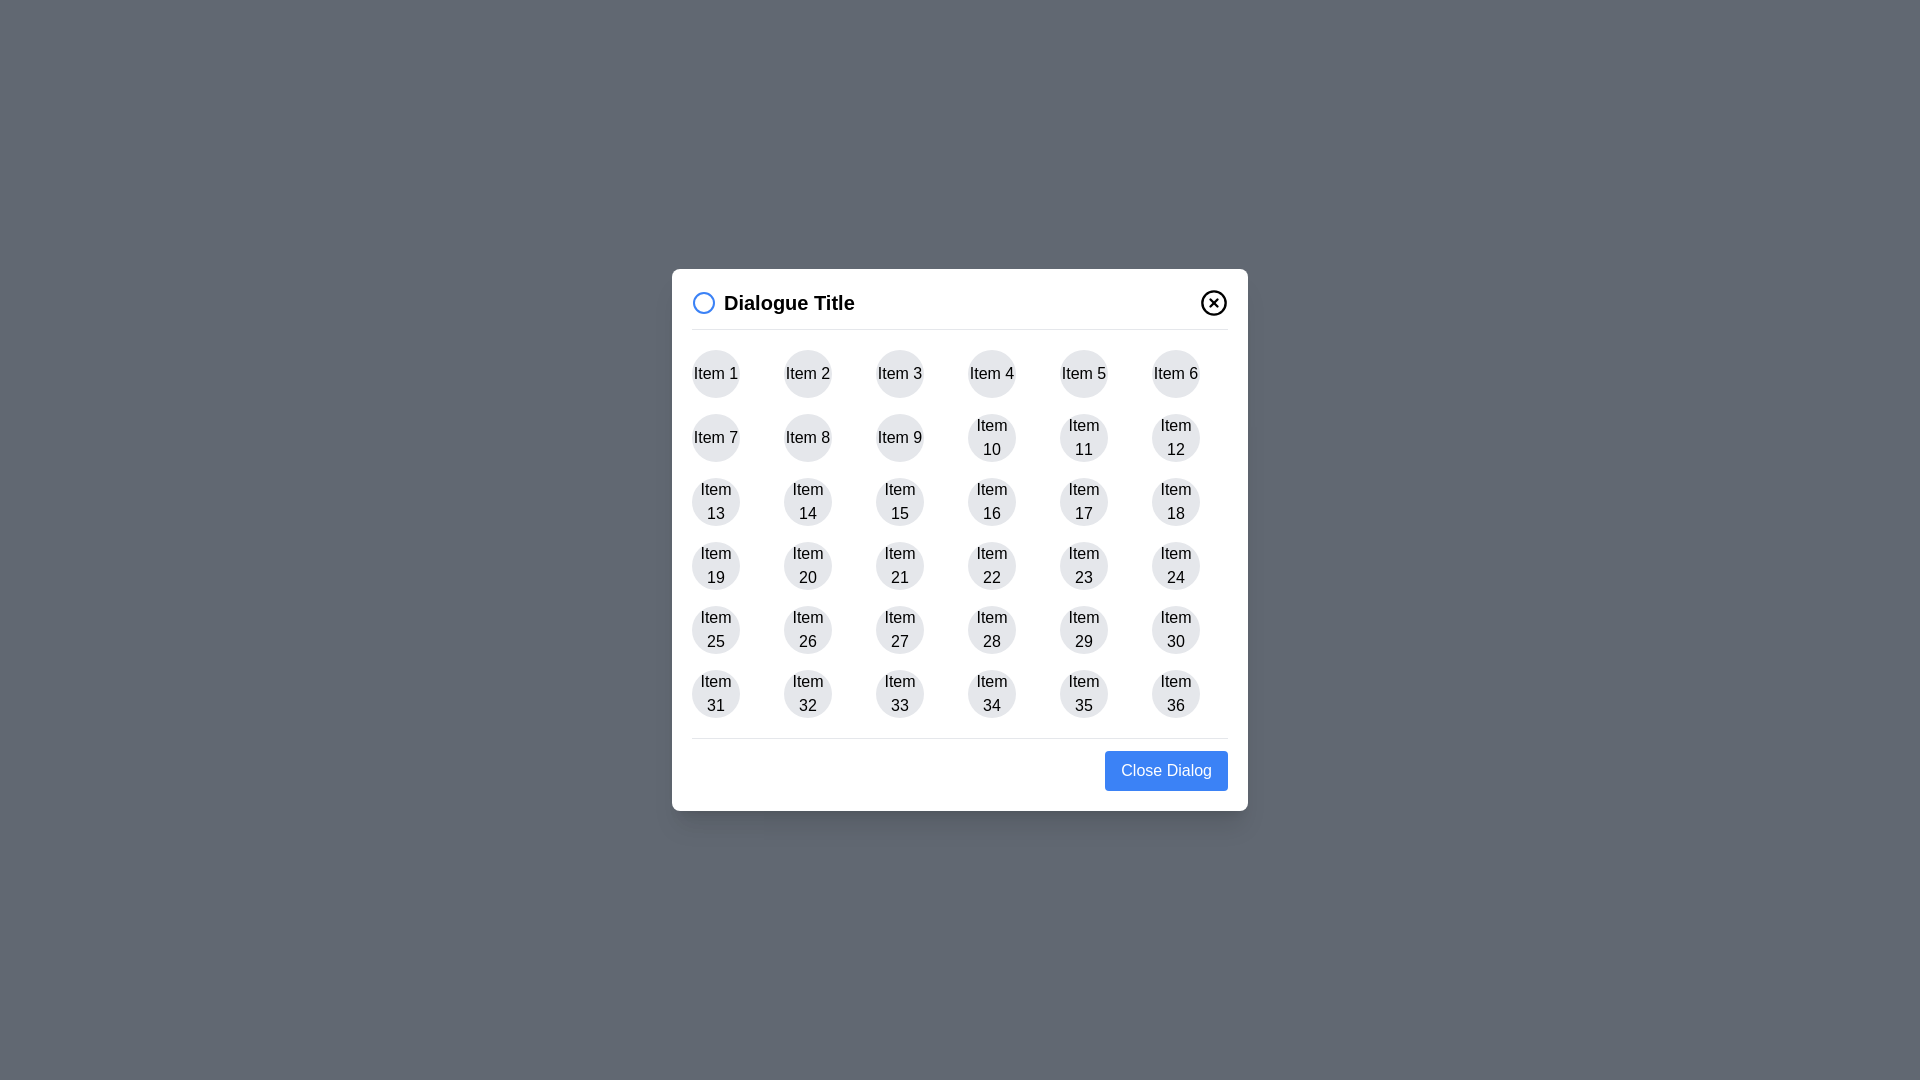 The height and width of the screenshot is (1080, 1920). I want to click on the 'X' button to close the dialog, so click(1213, 303).